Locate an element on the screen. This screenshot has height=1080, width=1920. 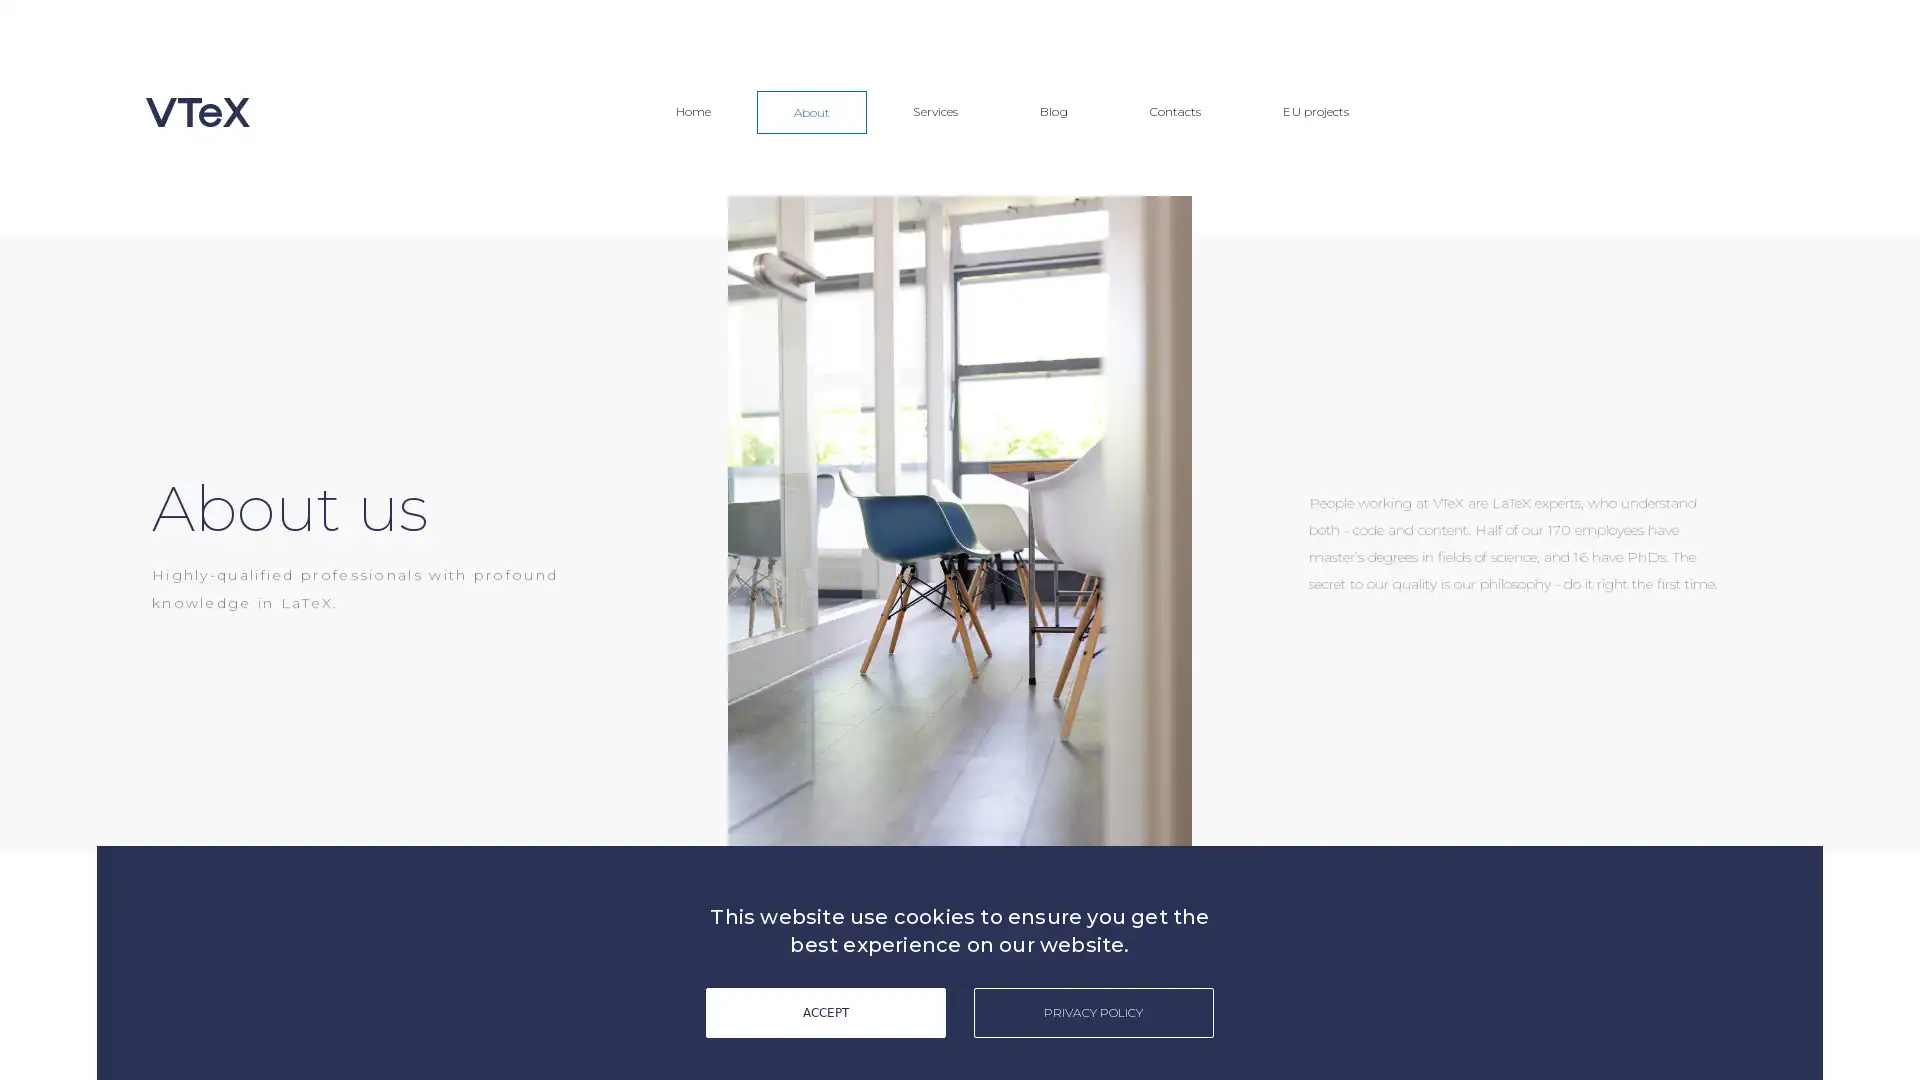
ACCEPT is located at coordinates (825, 1013).